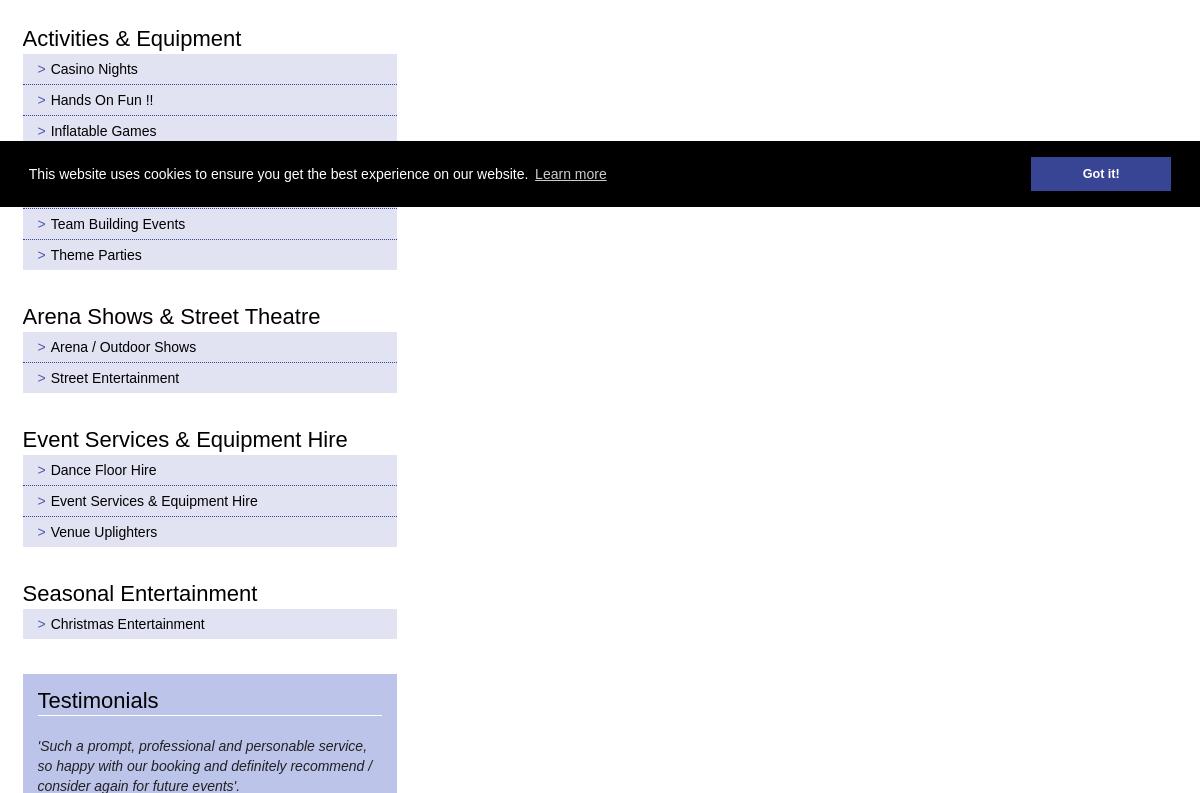  What do you see at coordinates (50, 253) in the screenshot?
I see `'Theme Parties'` at bounding box center [50, 253].